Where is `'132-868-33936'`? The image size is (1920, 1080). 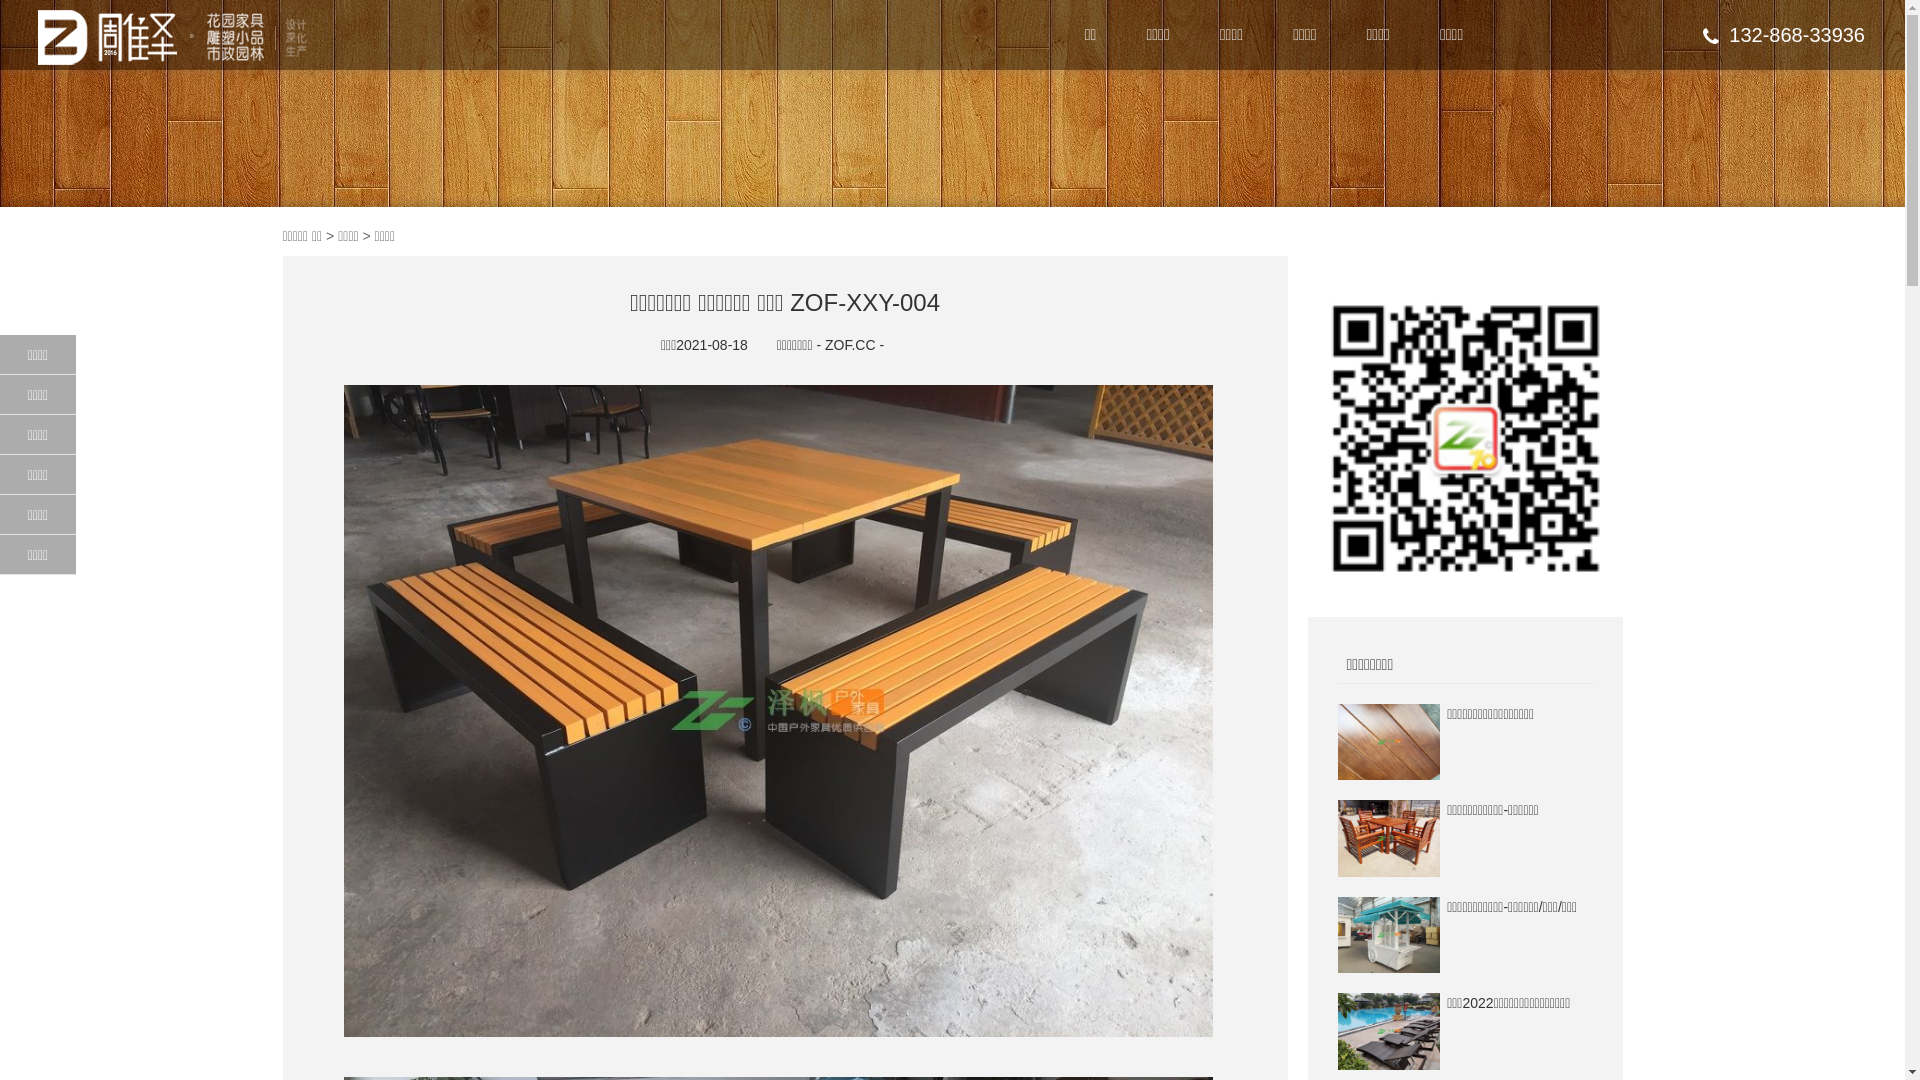 '132-868-33936' is located at coordinates (1784, 34).